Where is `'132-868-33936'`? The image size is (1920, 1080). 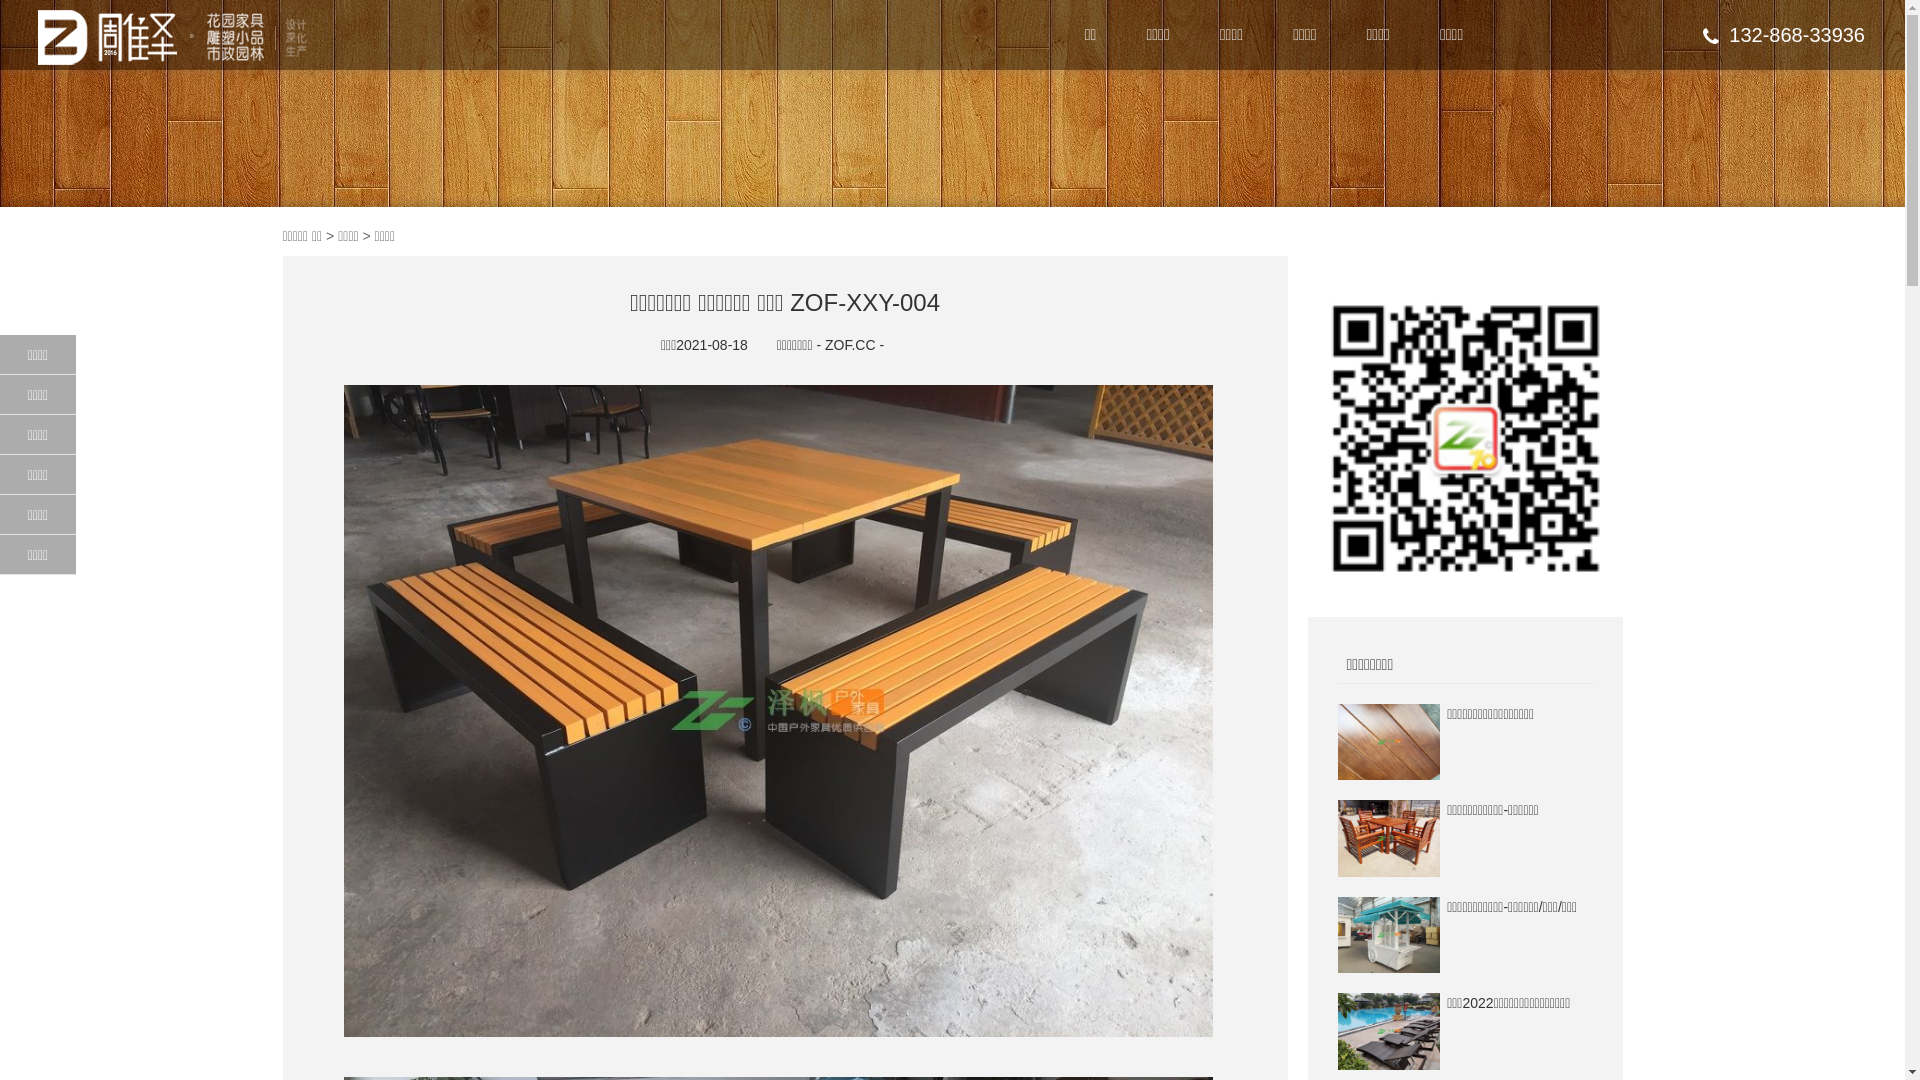 '132-868-33936' is located at coordinates (1784, 34).